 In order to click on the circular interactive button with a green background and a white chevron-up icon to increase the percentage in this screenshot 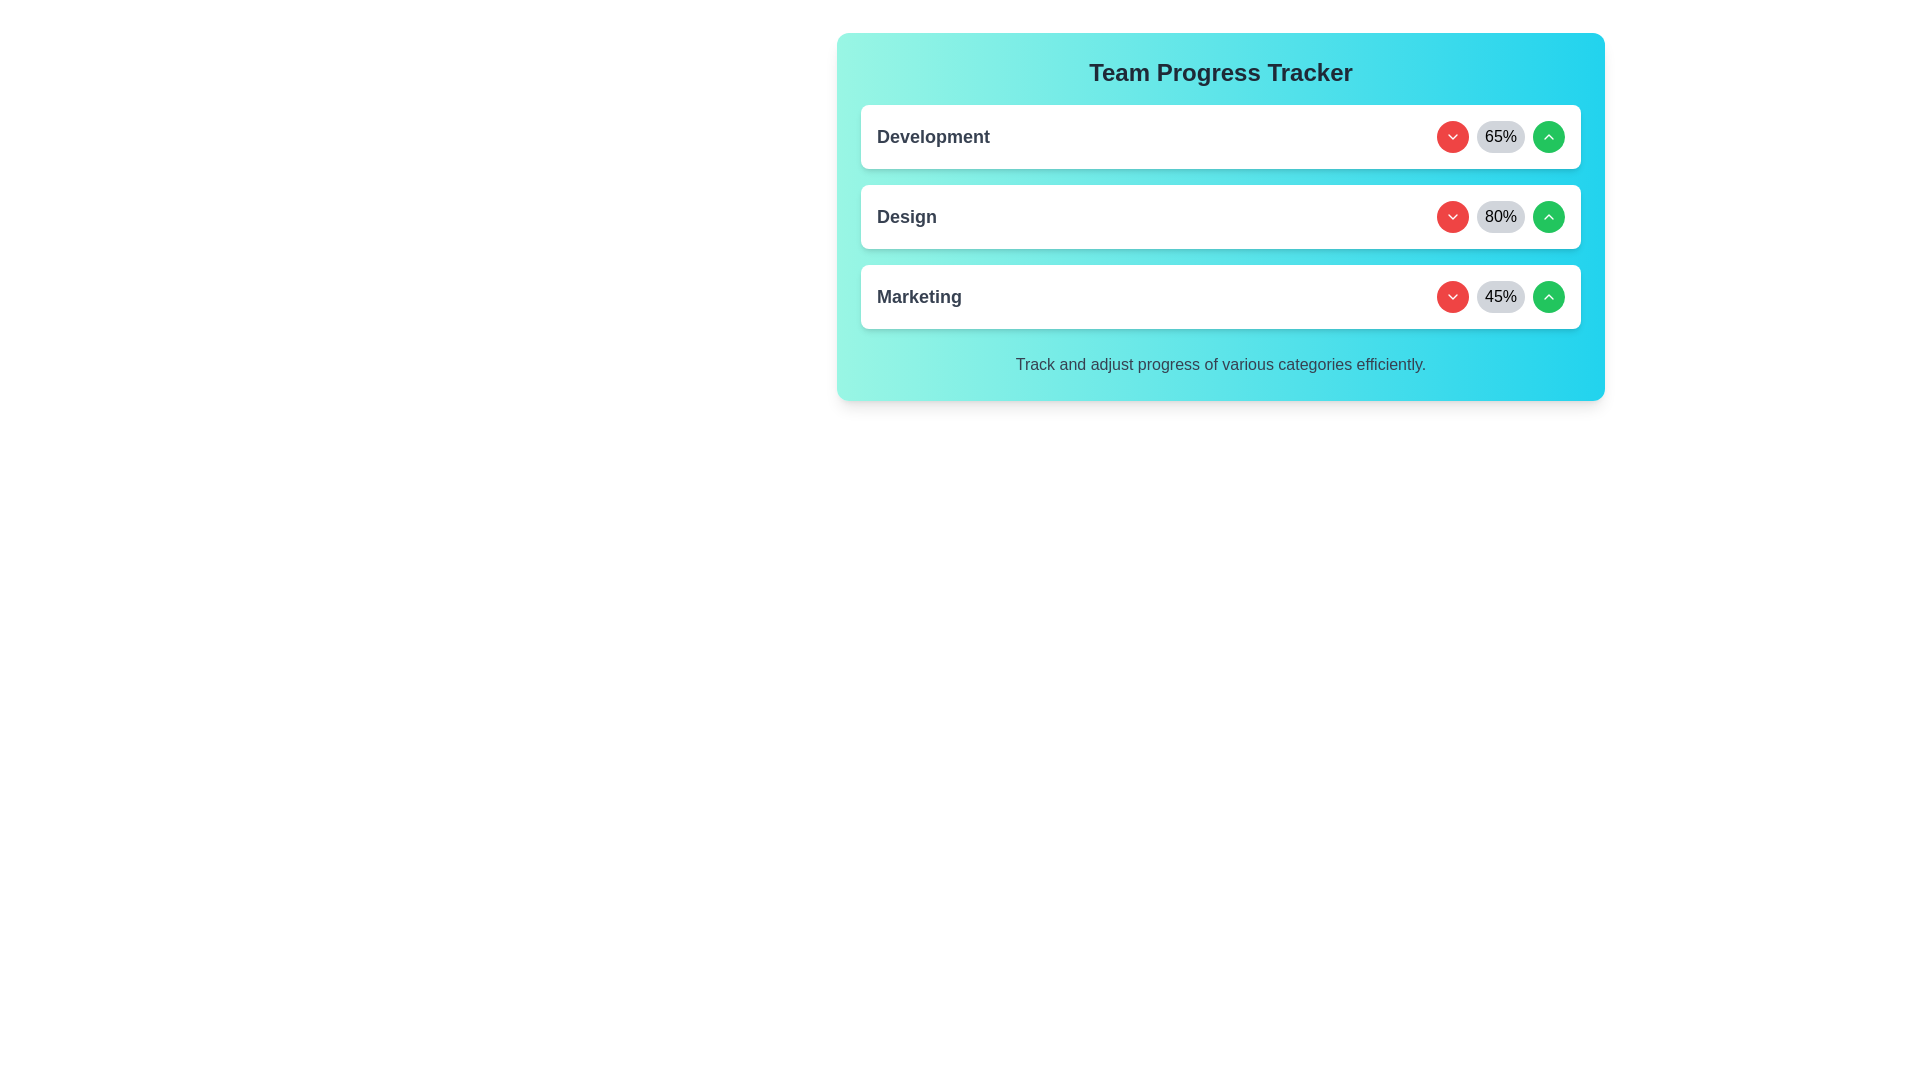, I will do `click(1548, 216)`.